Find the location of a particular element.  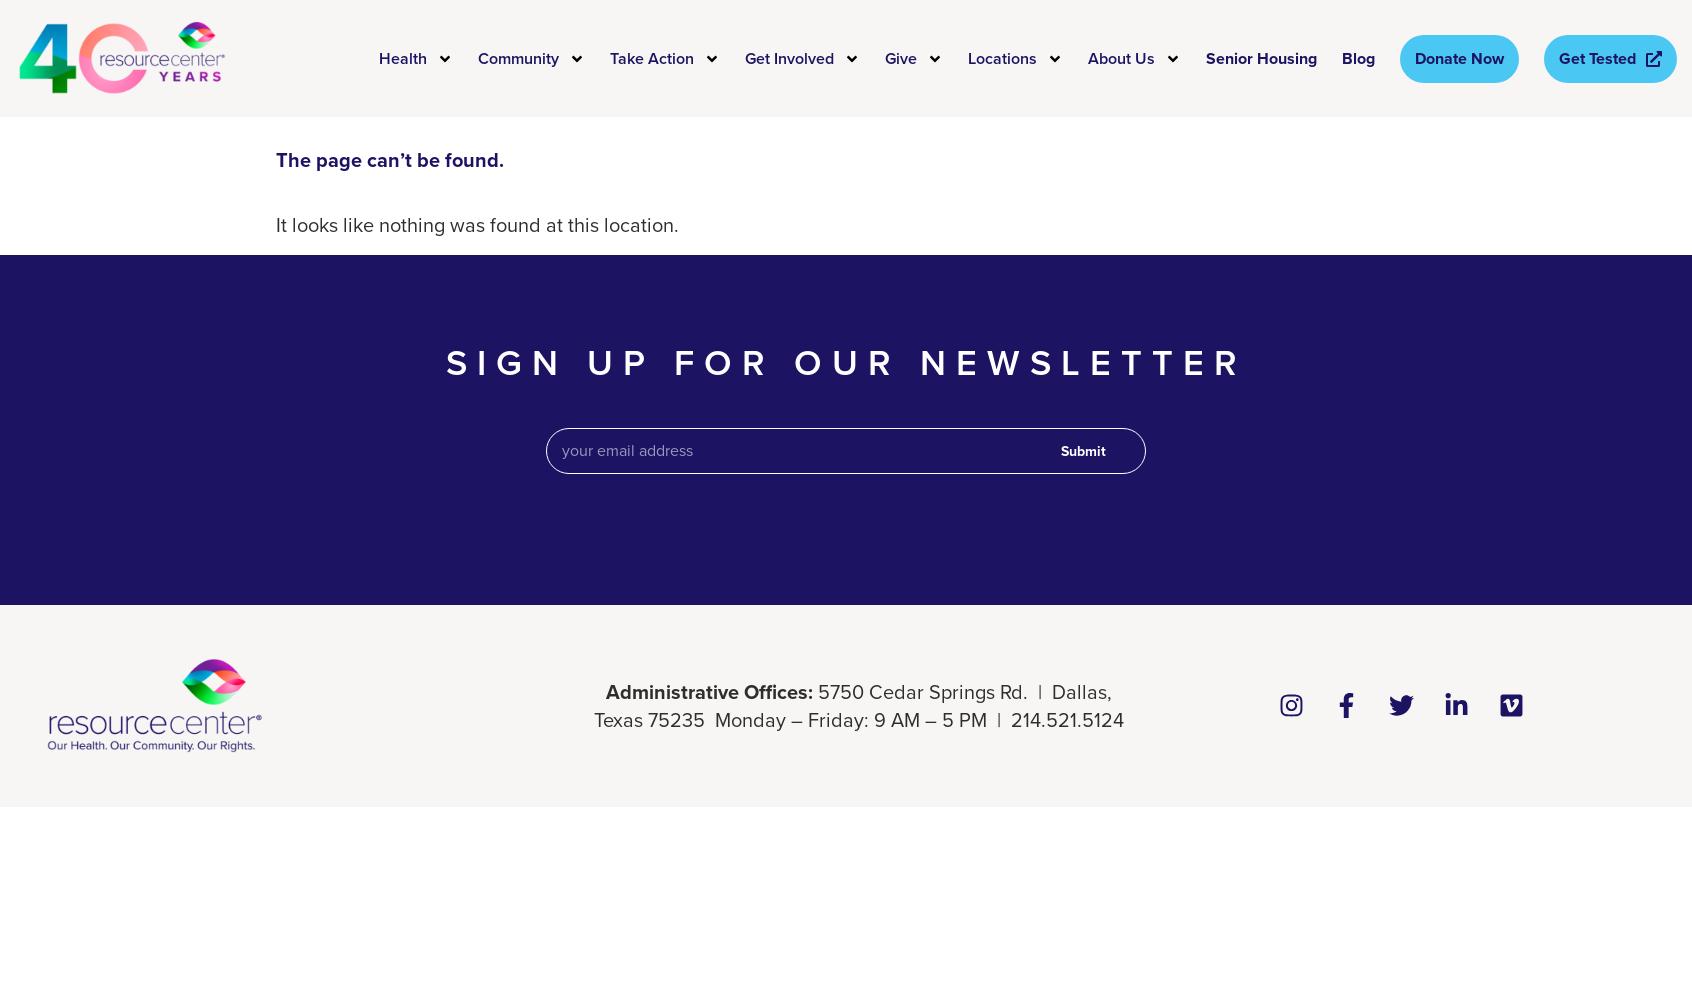

'Locations' is located at coordinates (967, 57).